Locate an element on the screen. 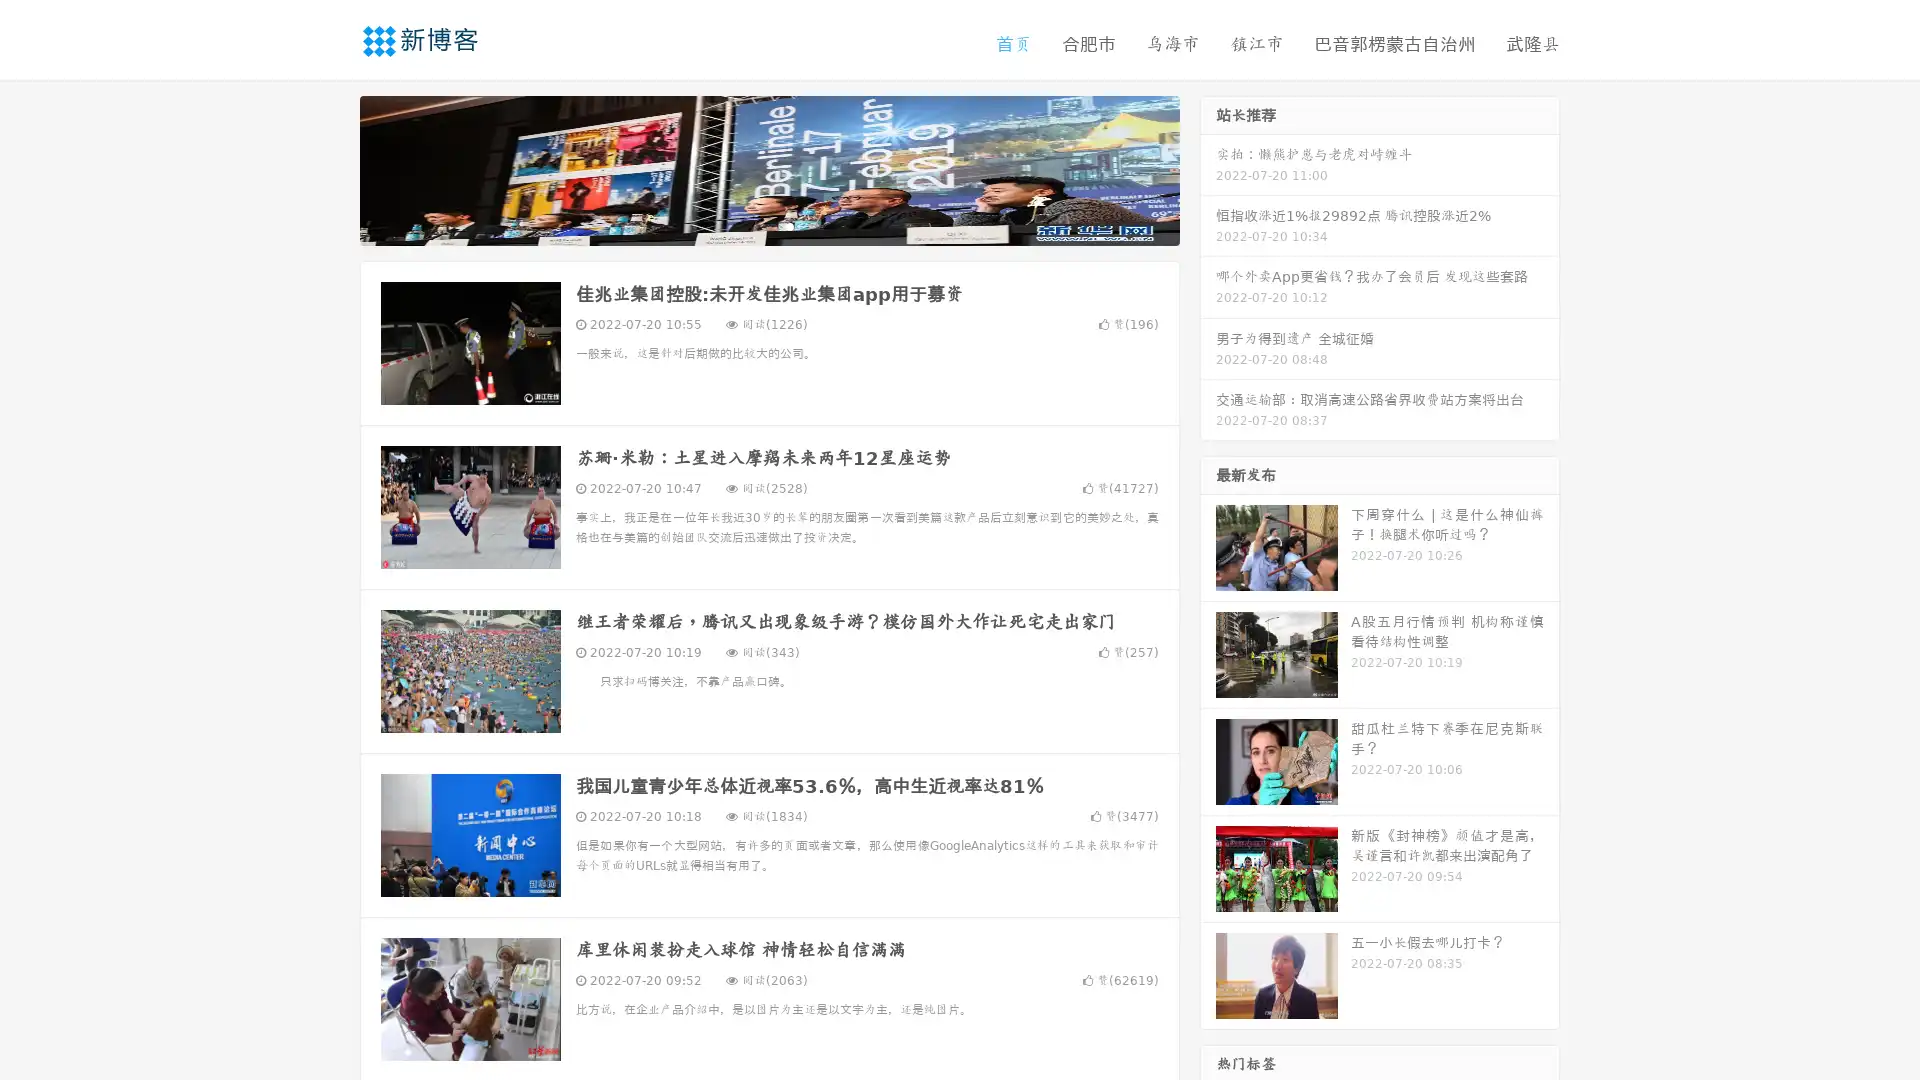 The width and height of the screenshot is (1920, 1080). Go to slide 2 is located at coordinates (768, 225).